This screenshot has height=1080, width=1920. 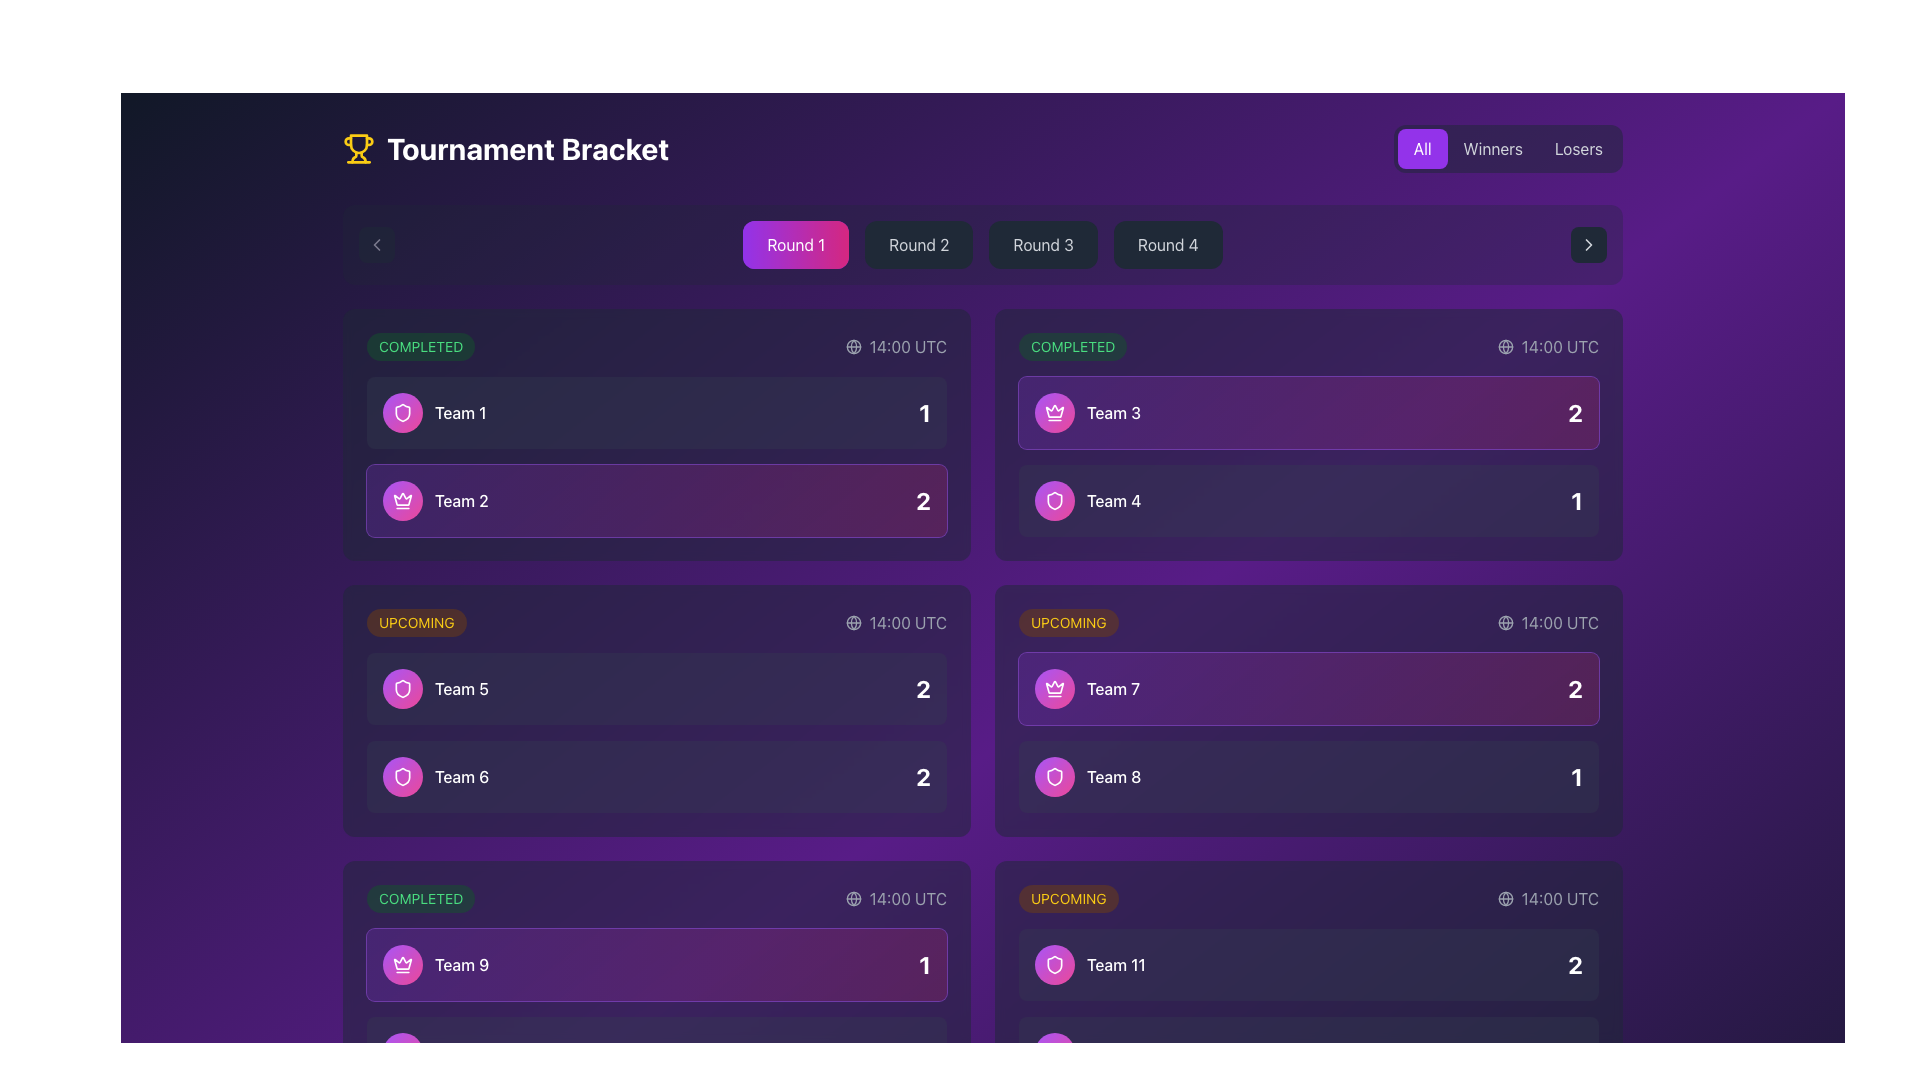 I want to click on the crown icon indicating a status or role of a rewarded nature, located next to the team identification text, so click(x=1054, y=686).